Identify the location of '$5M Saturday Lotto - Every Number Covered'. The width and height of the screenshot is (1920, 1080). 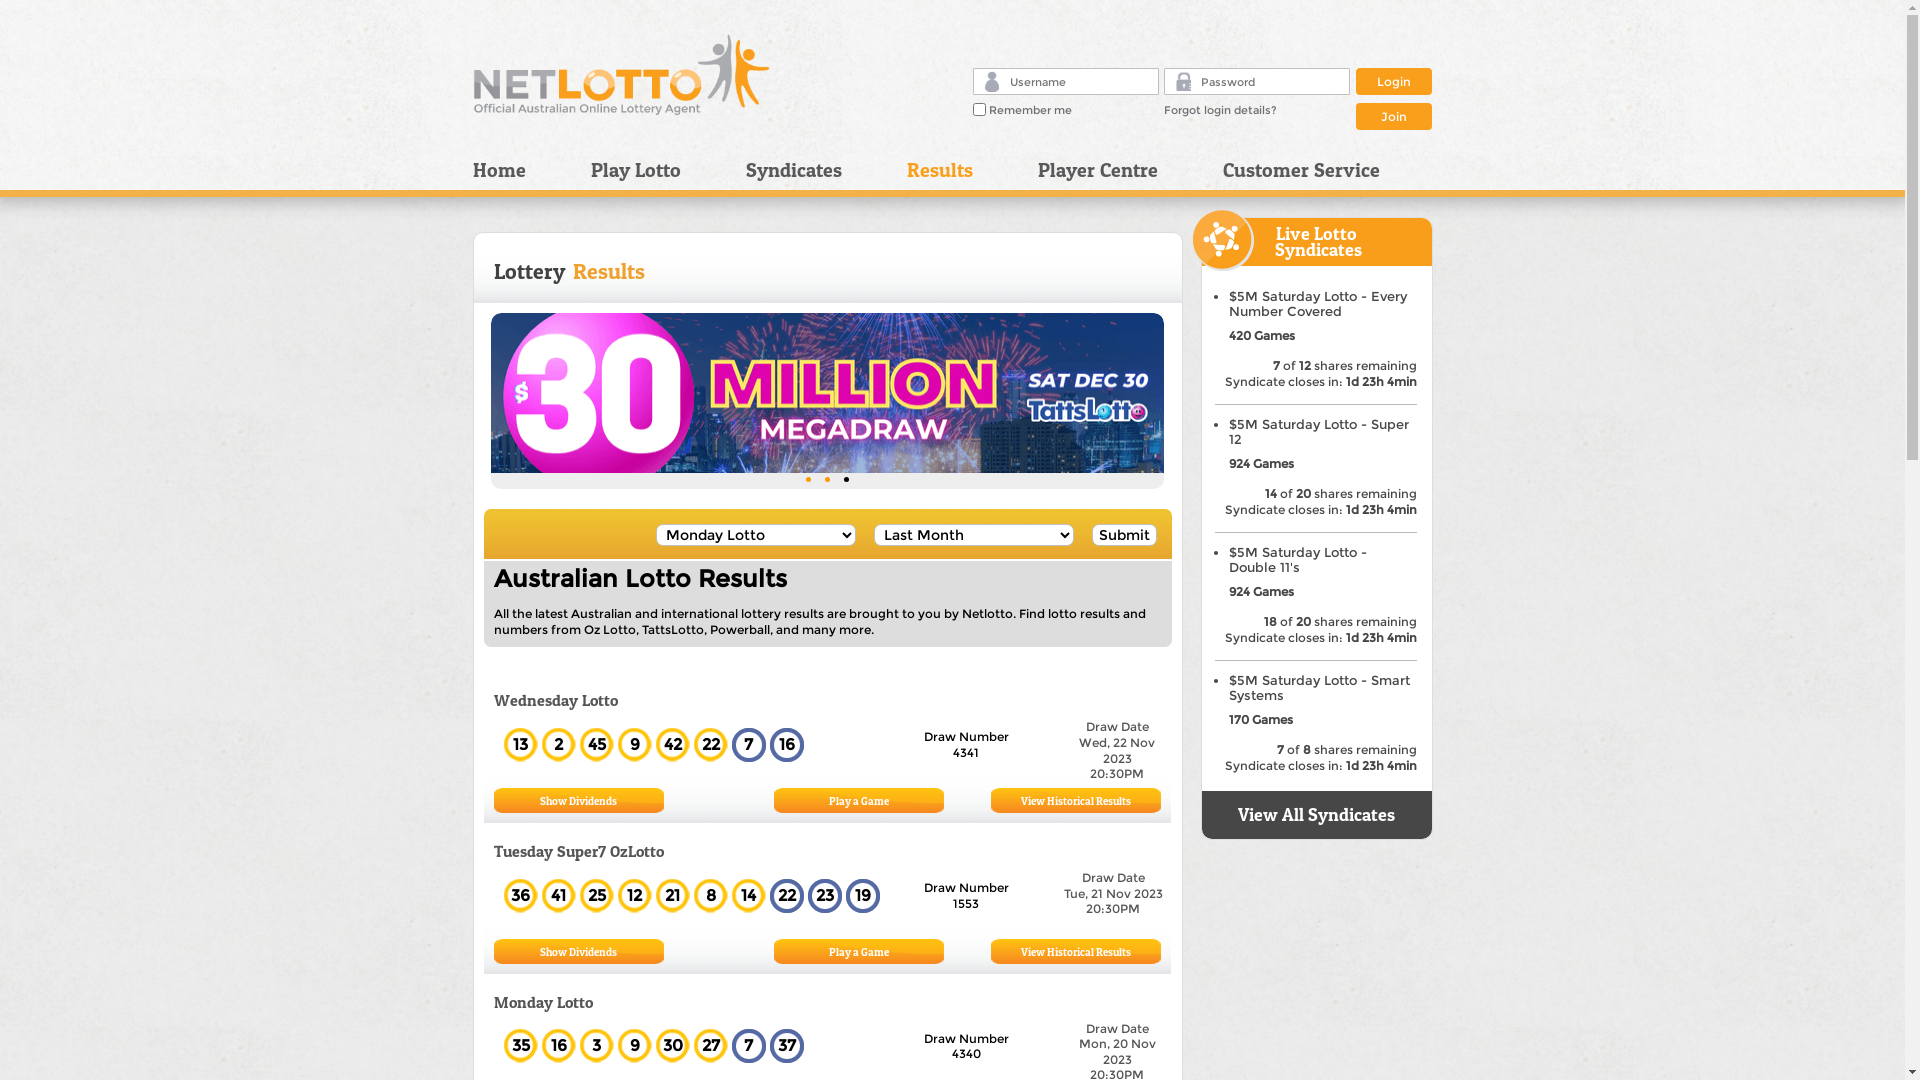
(1227, 304).